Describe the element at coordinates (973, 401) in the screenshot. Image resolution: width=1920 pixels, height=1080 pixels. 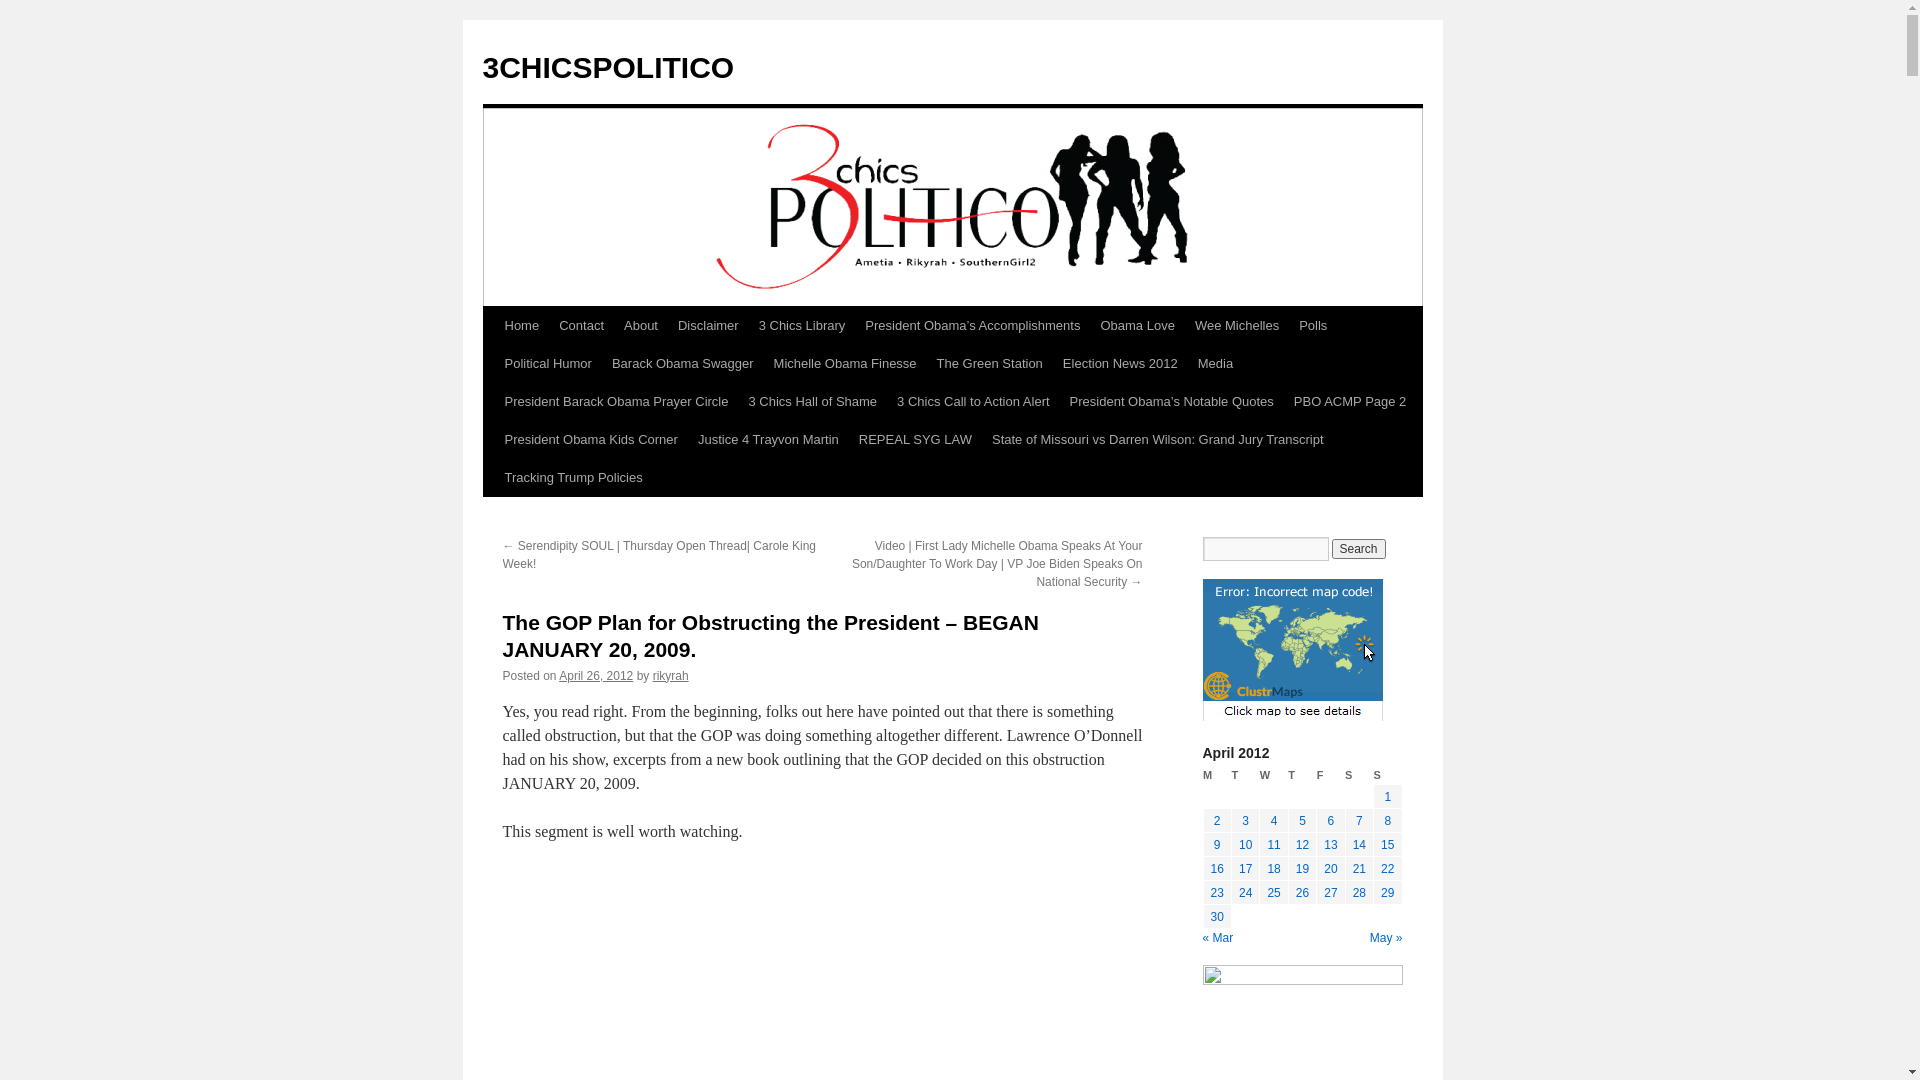
I see `'3 Chics Call to Action Alert'` at that location.